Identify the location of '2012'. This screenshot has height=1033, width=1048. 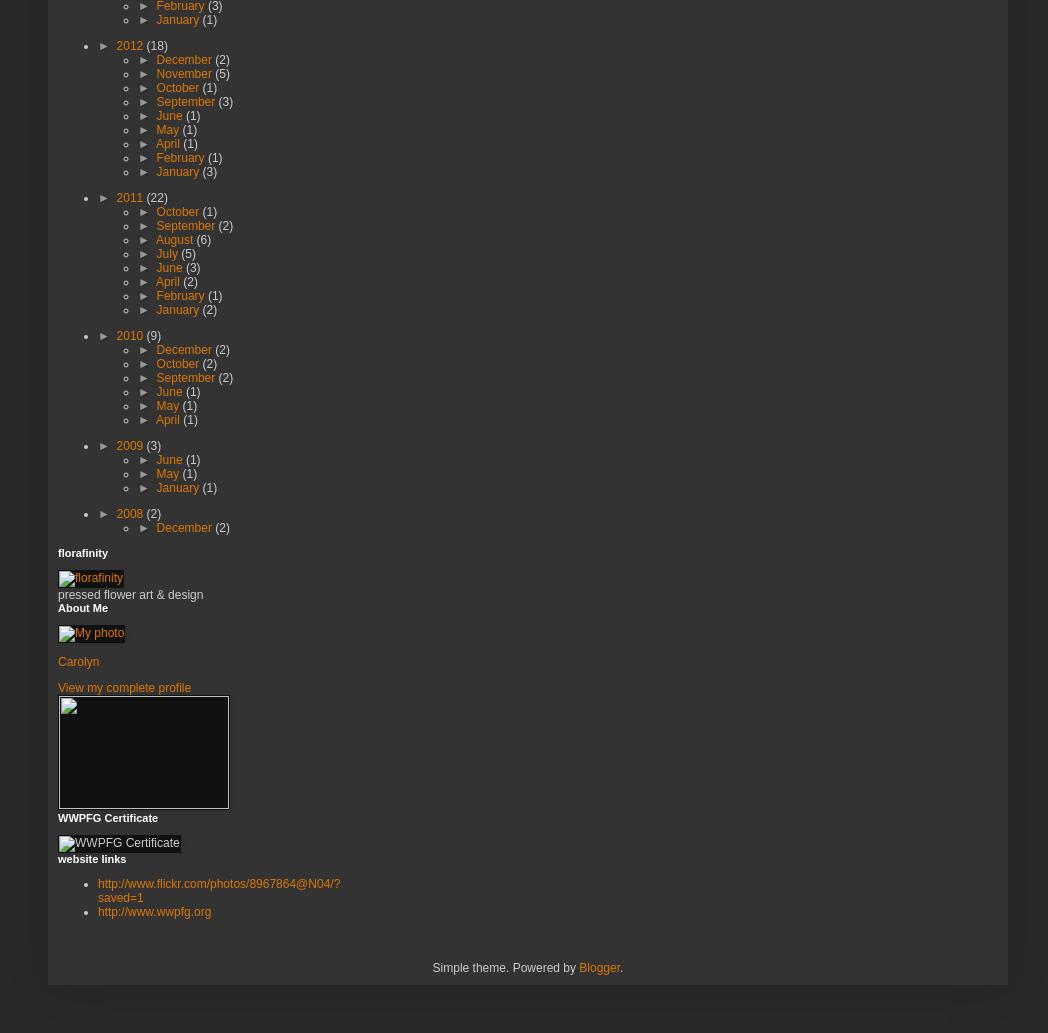
(130, 45).